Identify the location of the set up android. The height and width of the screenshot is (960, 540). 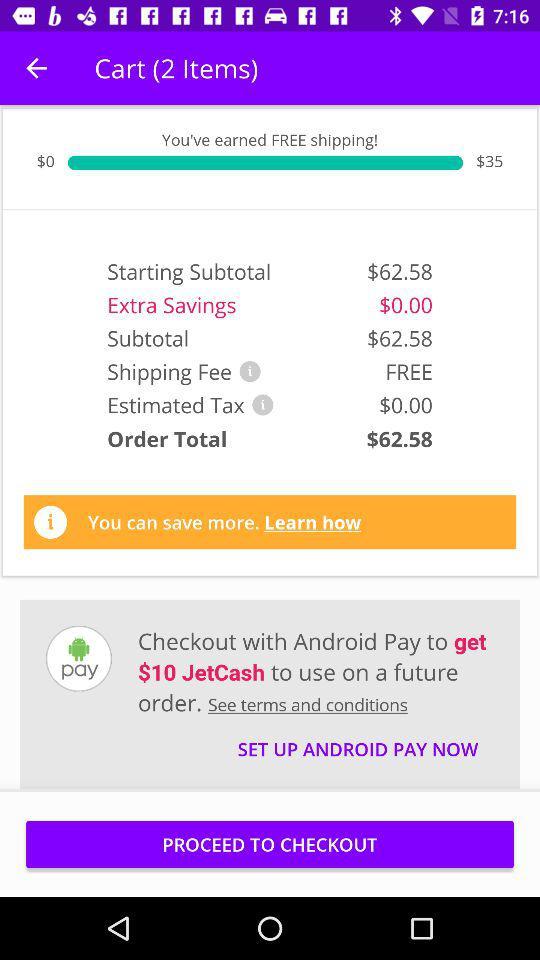
(356, 739).